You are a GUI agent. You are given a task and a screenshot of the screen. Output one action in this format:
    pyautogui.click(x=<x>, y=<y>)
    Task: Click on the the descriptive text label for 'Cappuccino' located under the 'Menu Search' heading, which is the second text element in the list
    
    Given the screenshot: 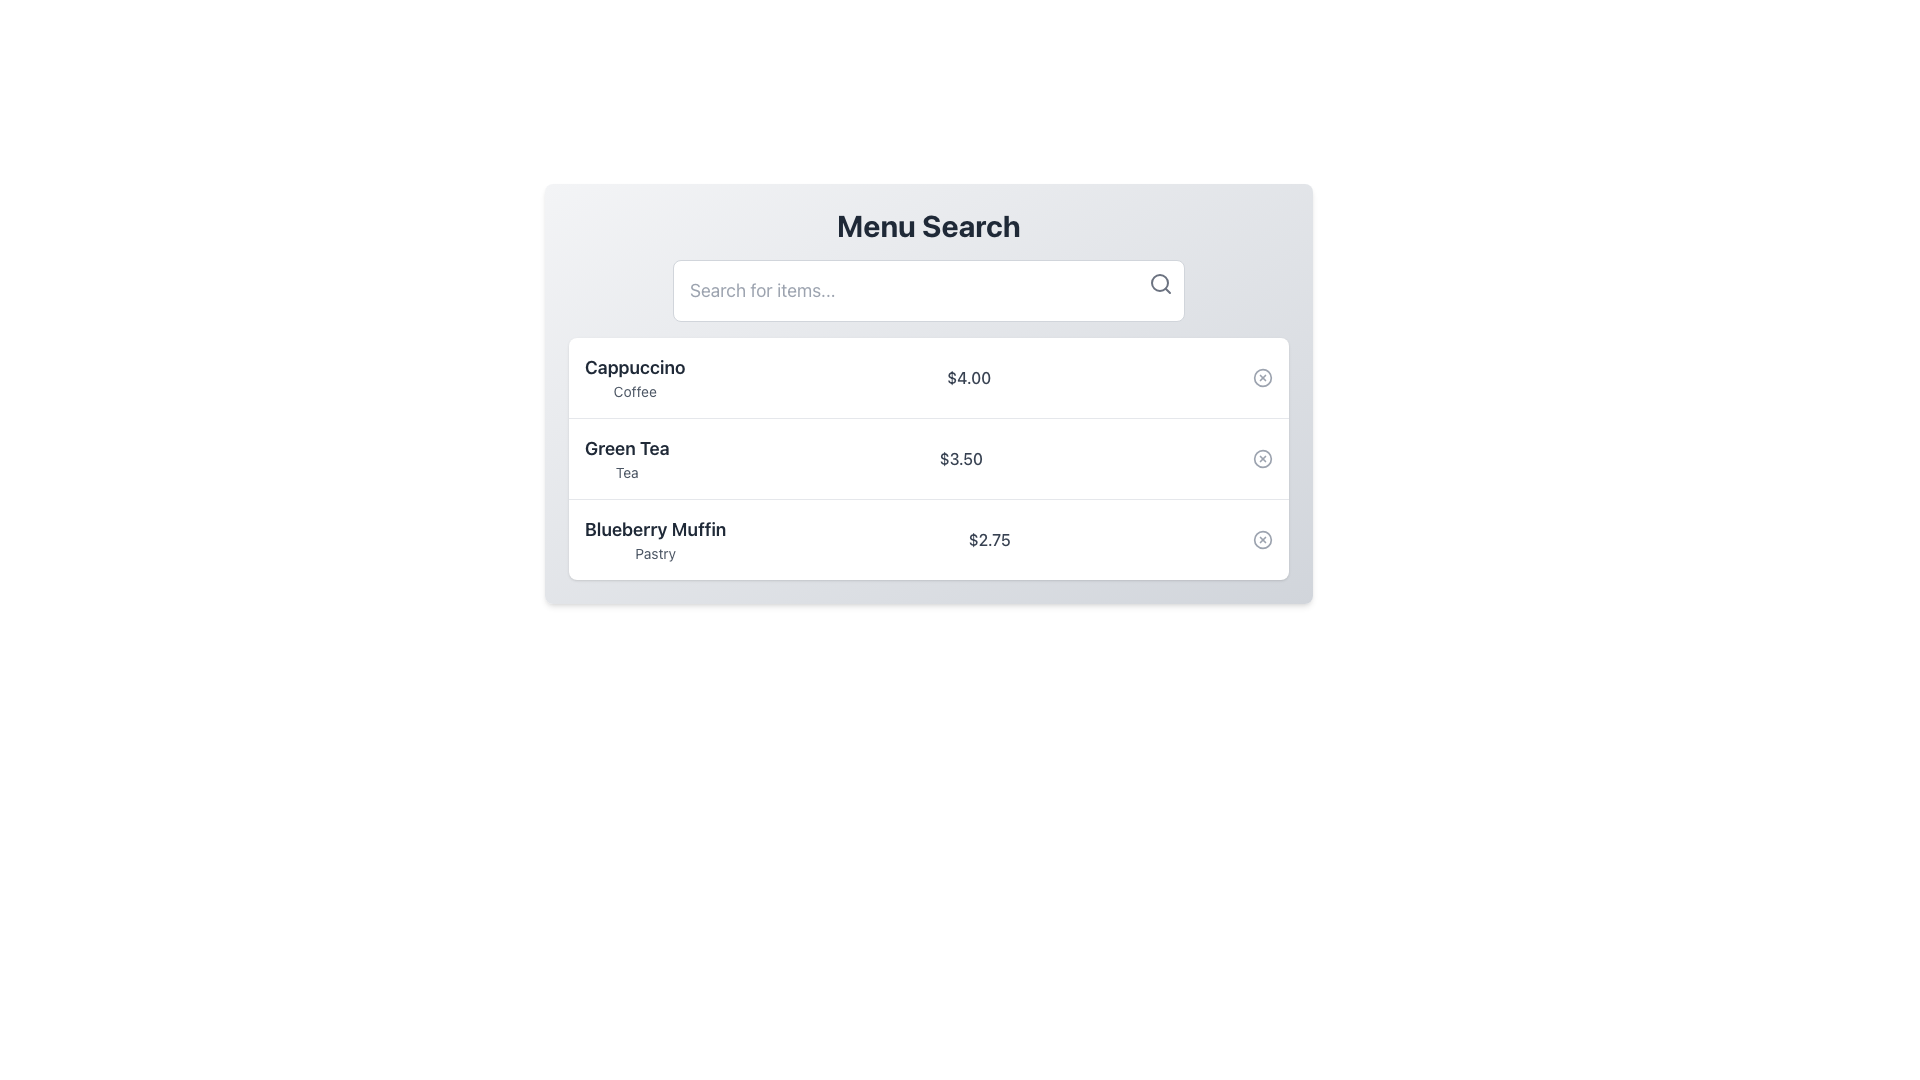 What is the action you would take?
    pyautogui.click(x=634, y=392)
    